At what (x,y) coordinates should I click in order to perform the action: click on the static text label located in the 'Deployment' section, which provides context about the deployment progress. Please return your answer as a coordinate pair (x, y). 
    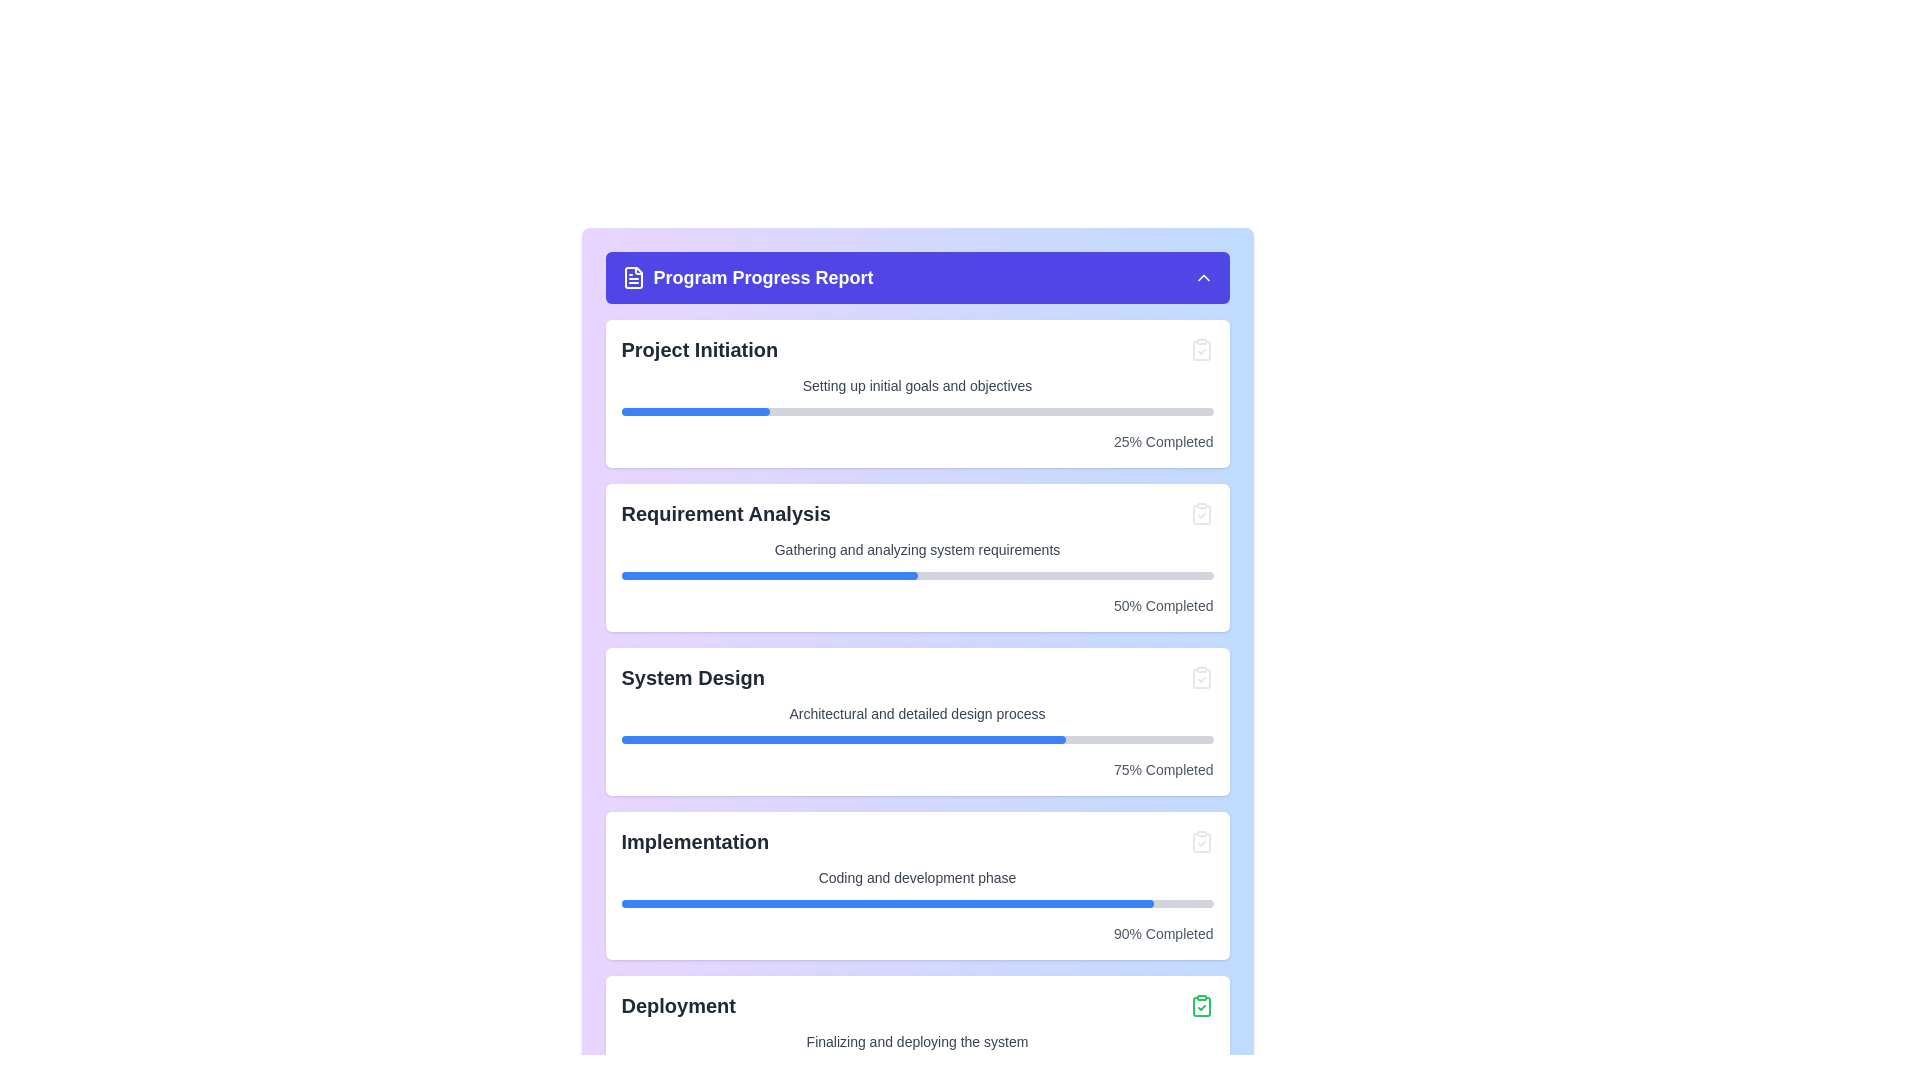
    Looking at the image, I should click on (916, 1040).